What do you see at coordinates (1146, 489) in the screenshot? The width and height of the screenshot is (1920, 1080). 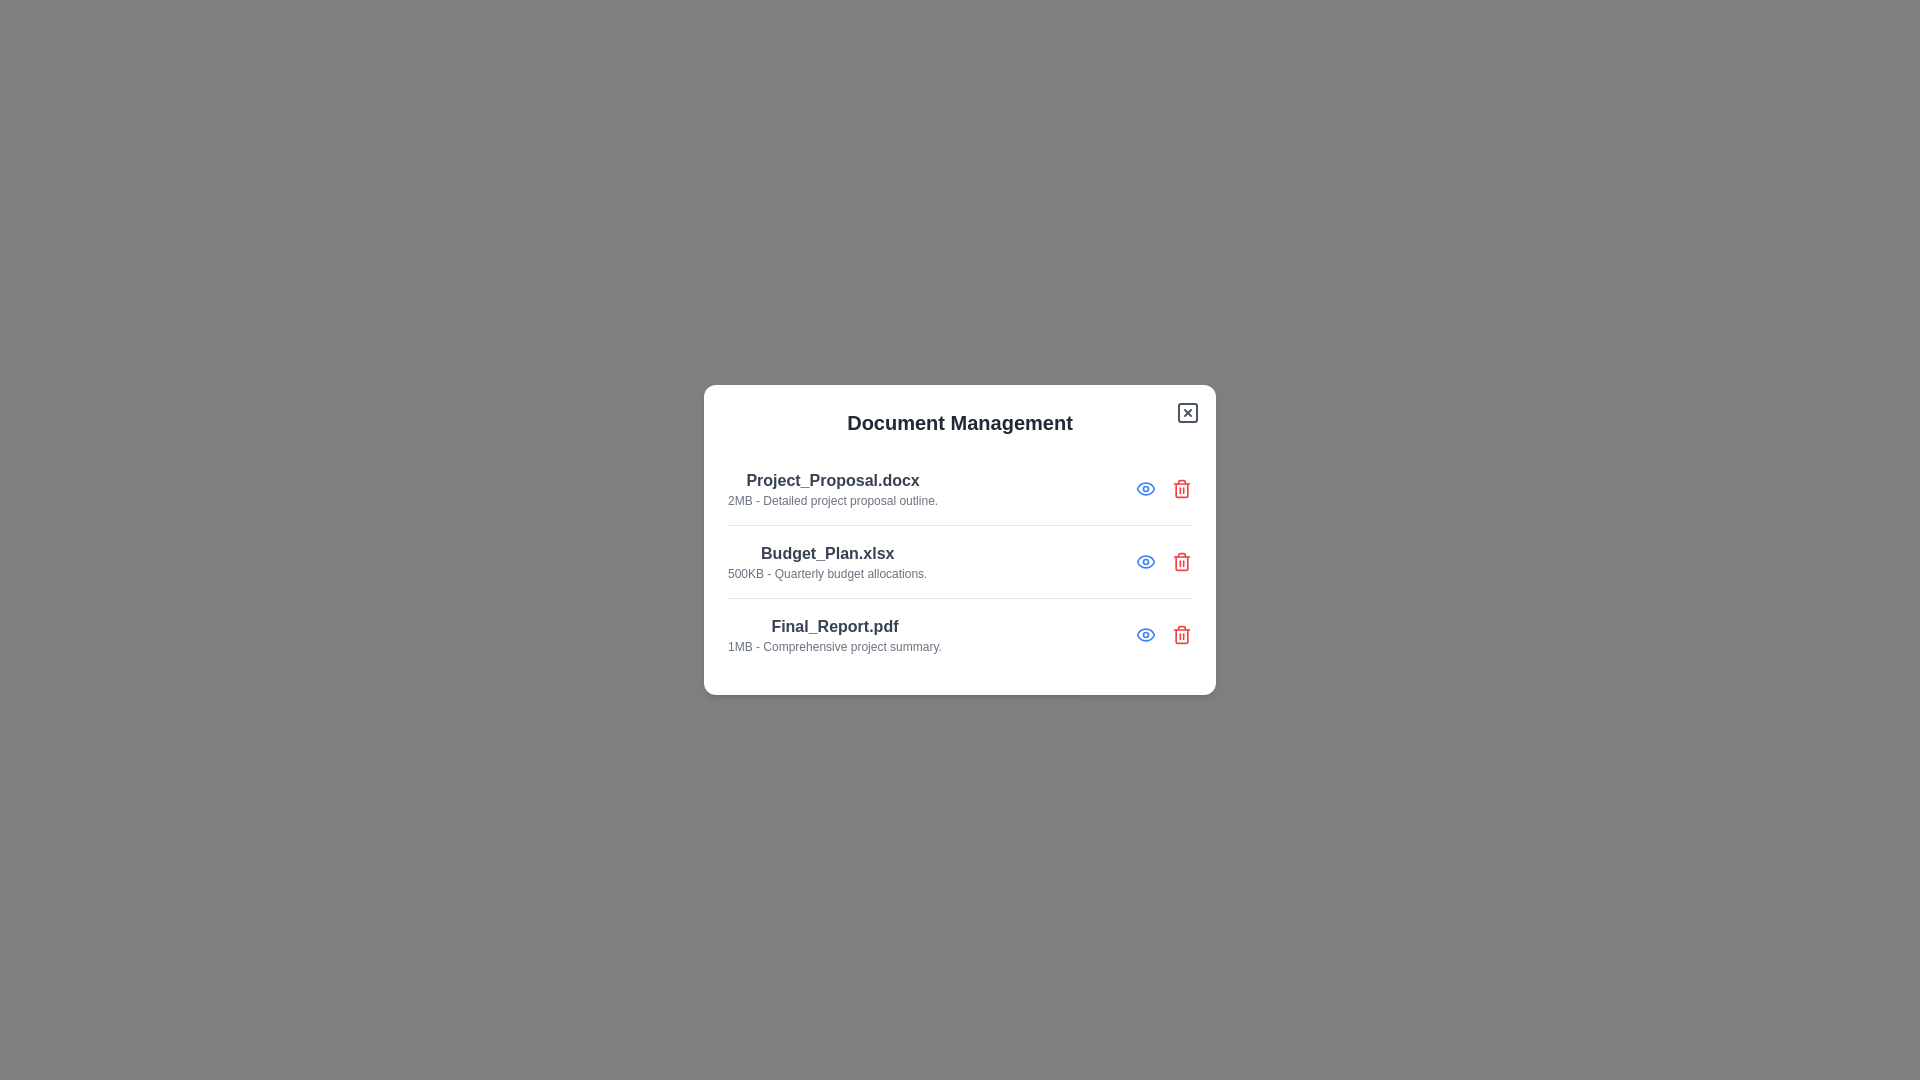 I see `view button for the document named Project_Proposal.docx` at bounding box center [1146, 489].